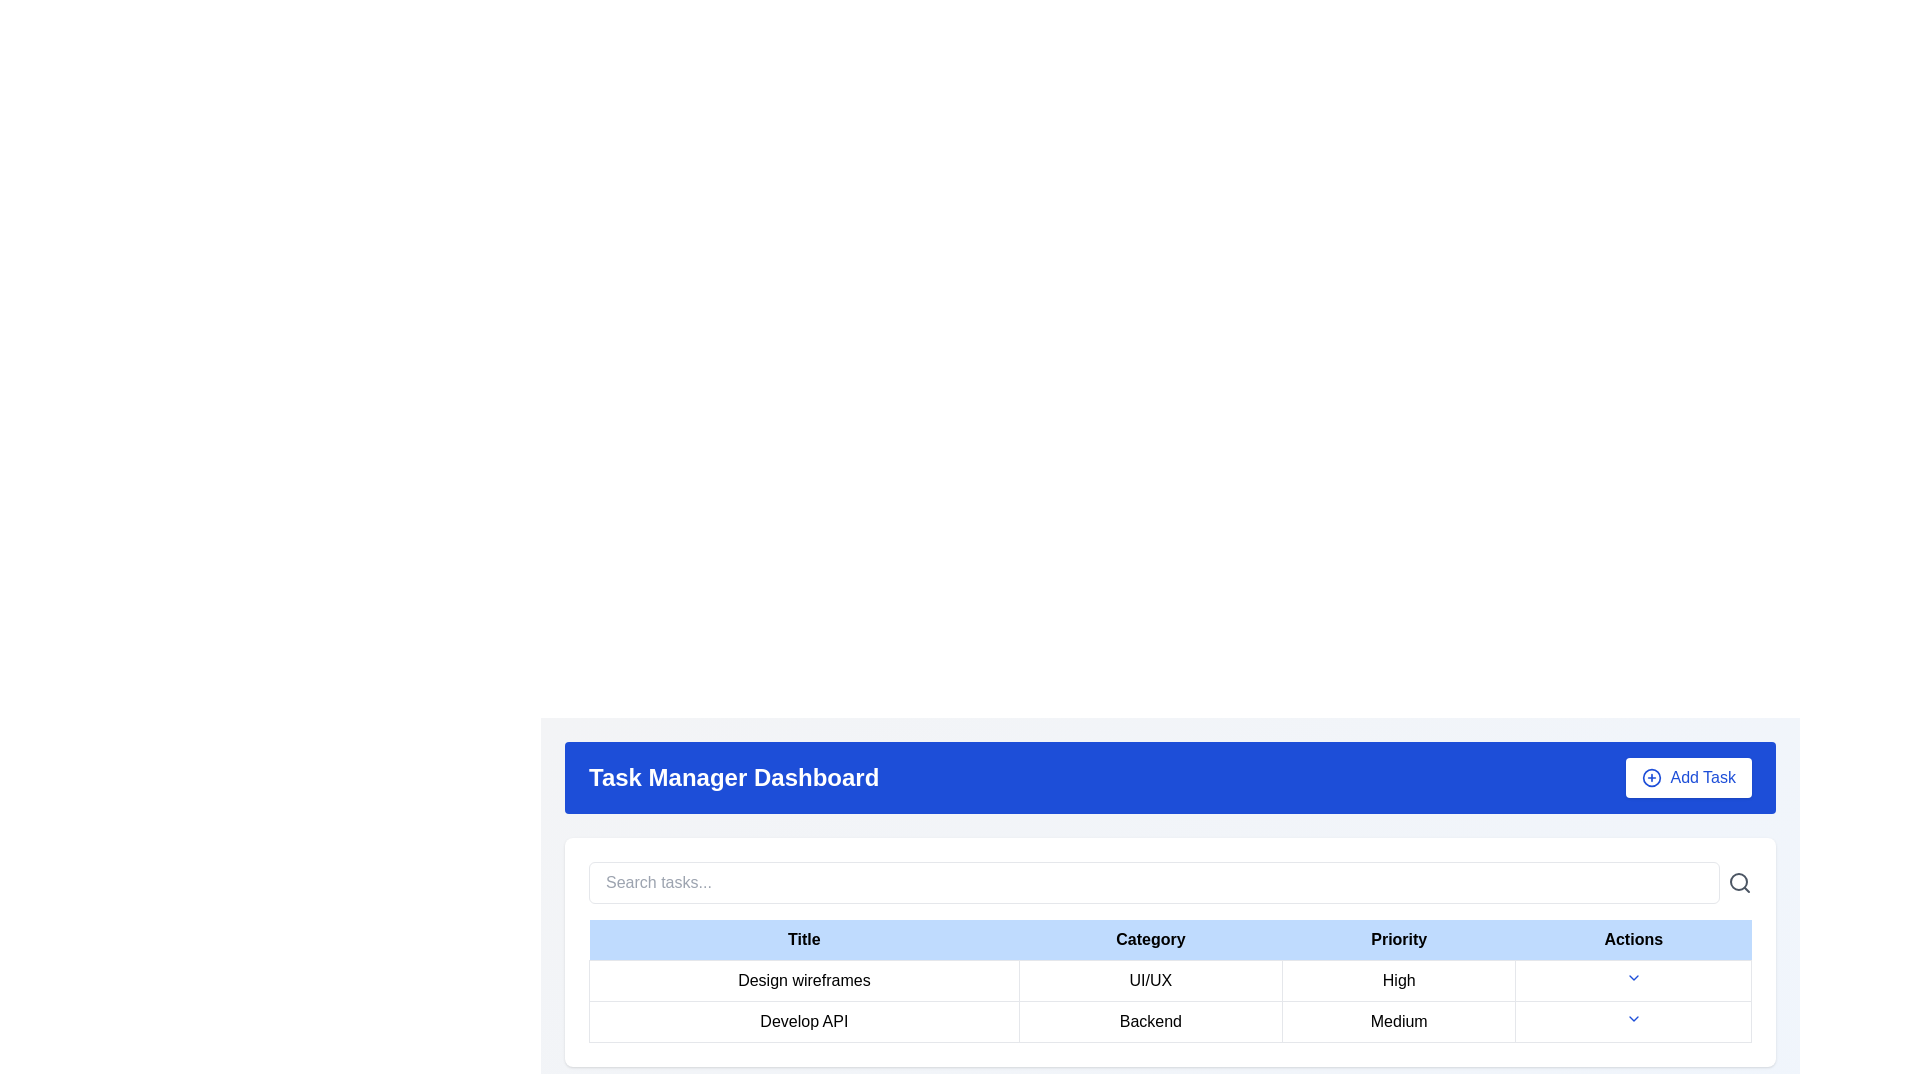 Image resolution: width=1920 pixels, height=1080 pixels. I want to click on the 'Category' label in the table that corresponds to the row for 'Design wireframes' with a contextual classification of 'High', so click(1150, 979).